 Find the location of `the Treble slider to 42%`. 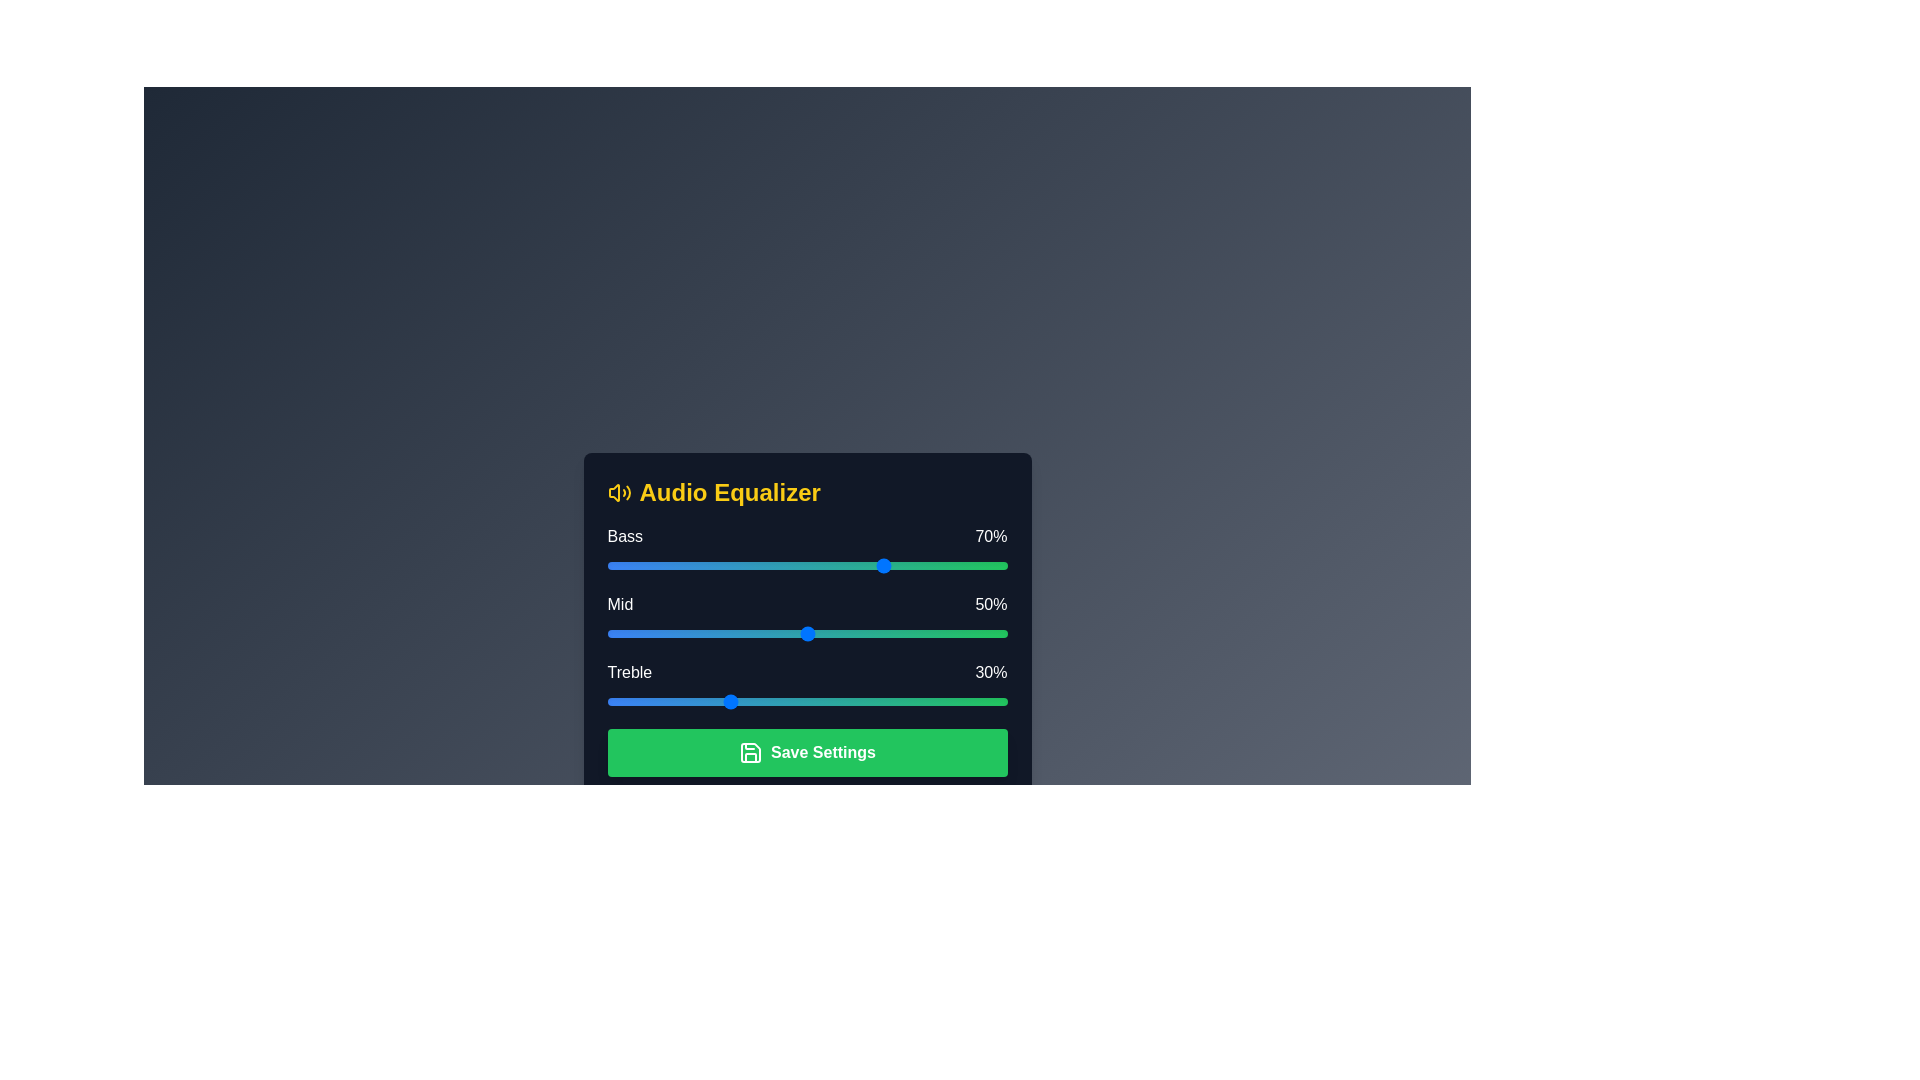

the Treble slider to 42% is located at coordinates (774, 701).